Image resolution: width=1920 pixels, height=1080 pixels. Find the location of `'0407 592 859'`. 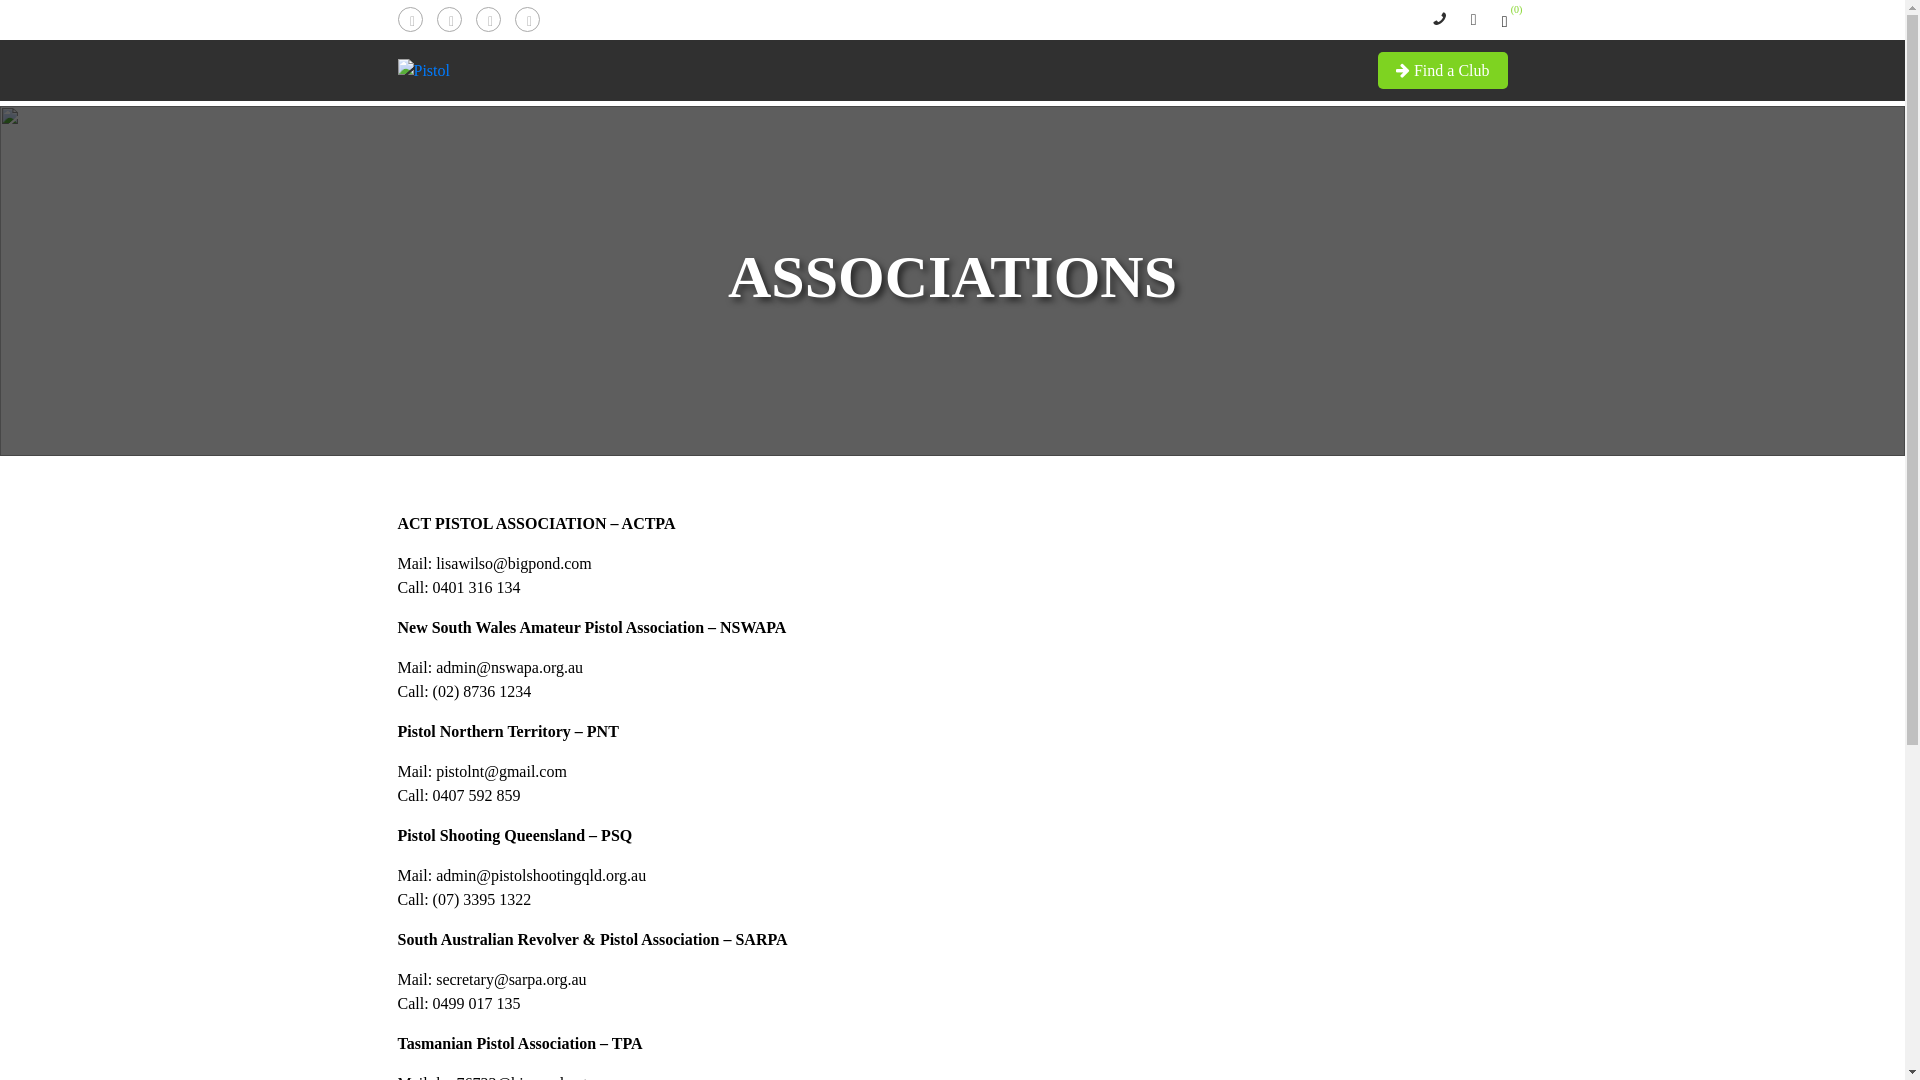

'0407 592 859' is located at coordinates (475, 794).